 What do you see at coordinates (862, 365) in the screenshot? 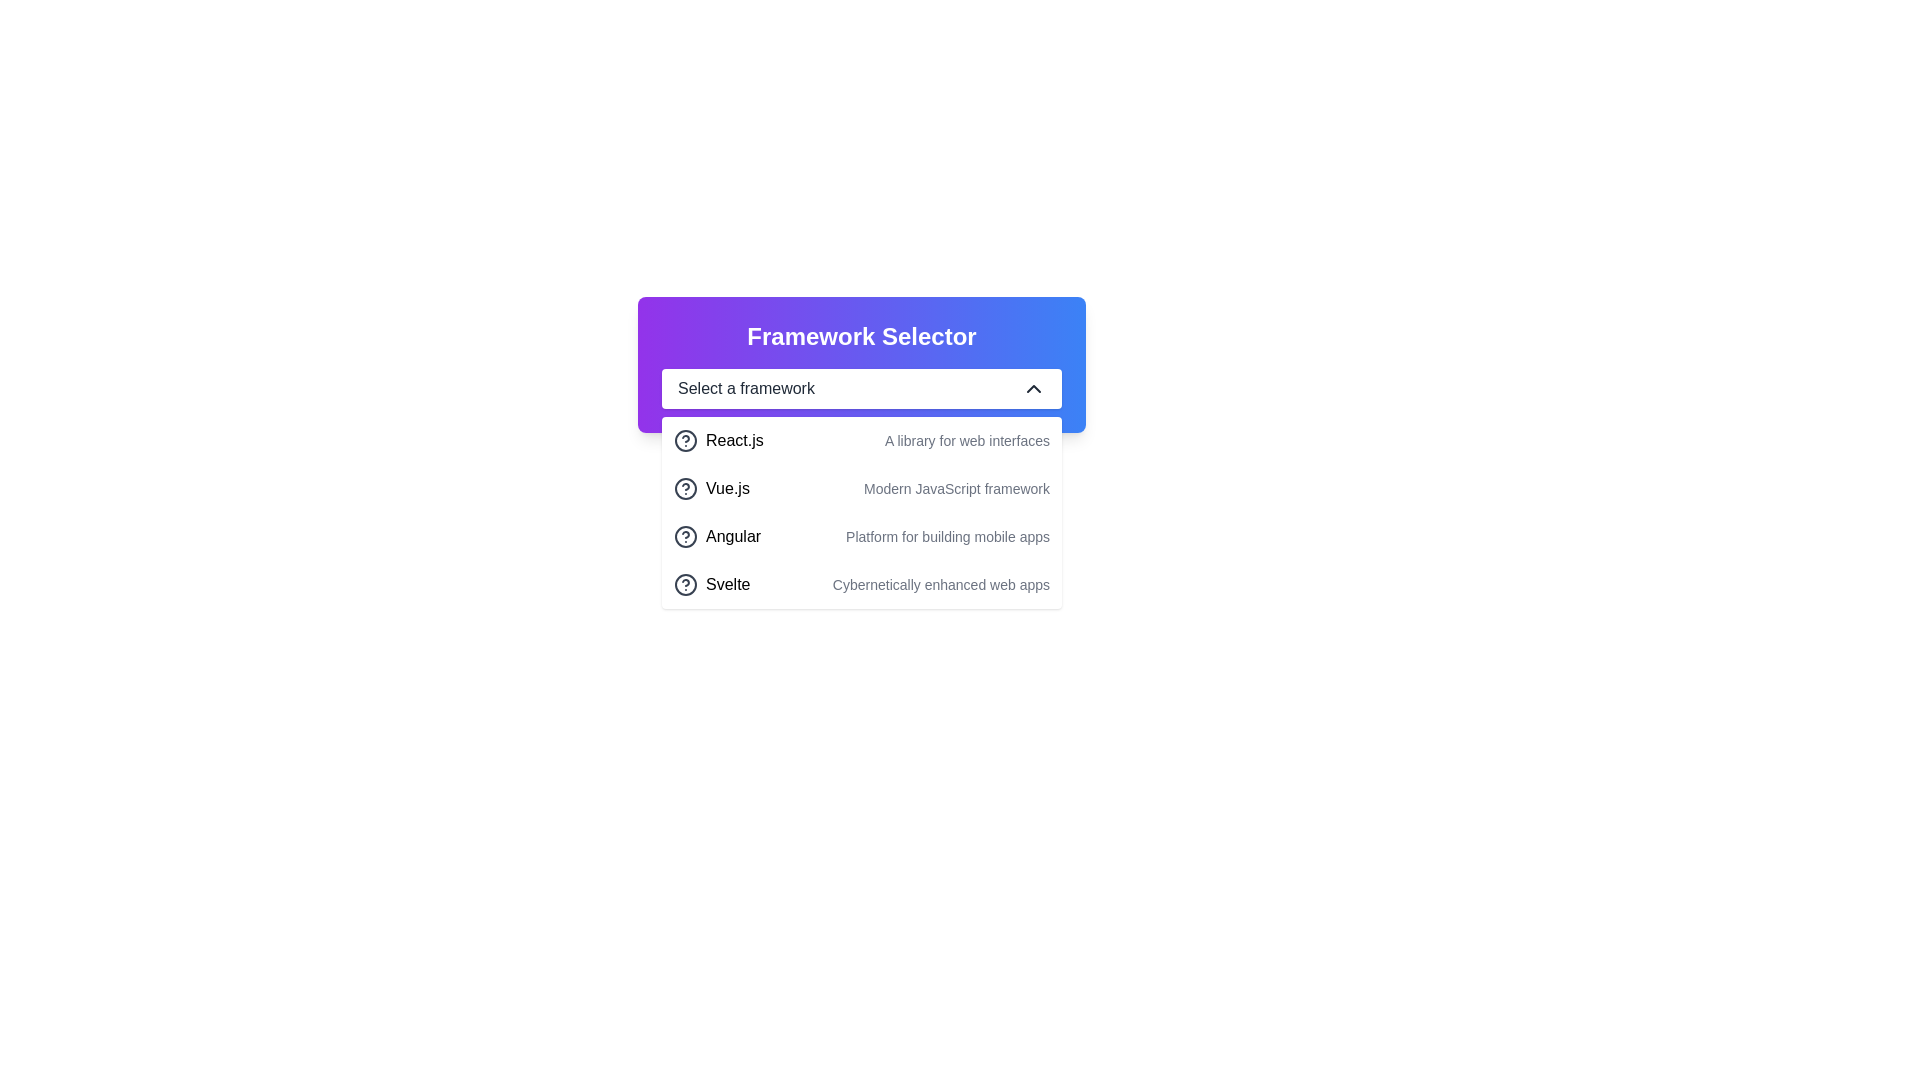
I see `the 'Framework Selector' dropdown, which has a gradient background and contains the label 'Select a framework'` at bounding box center [862, 365].